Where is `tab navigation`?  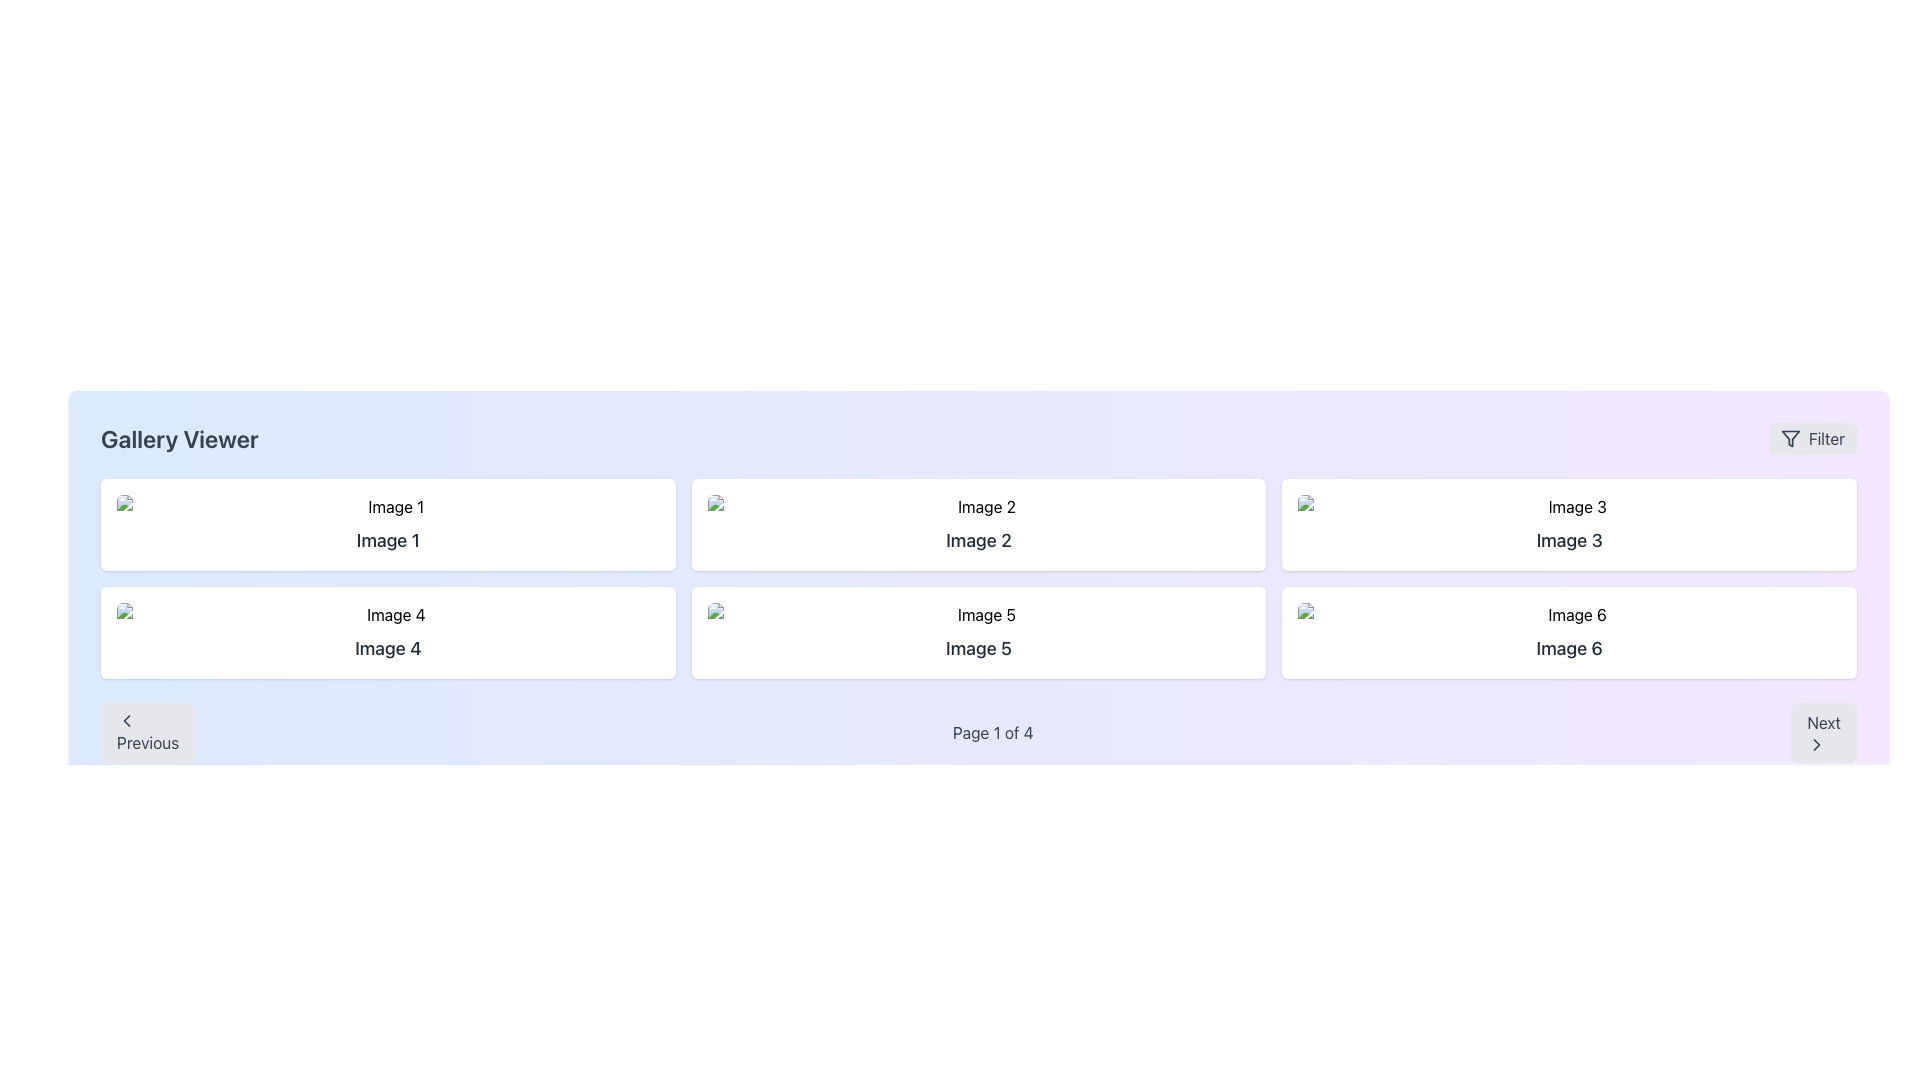
tab navigation is located at coordinates (979, 613).